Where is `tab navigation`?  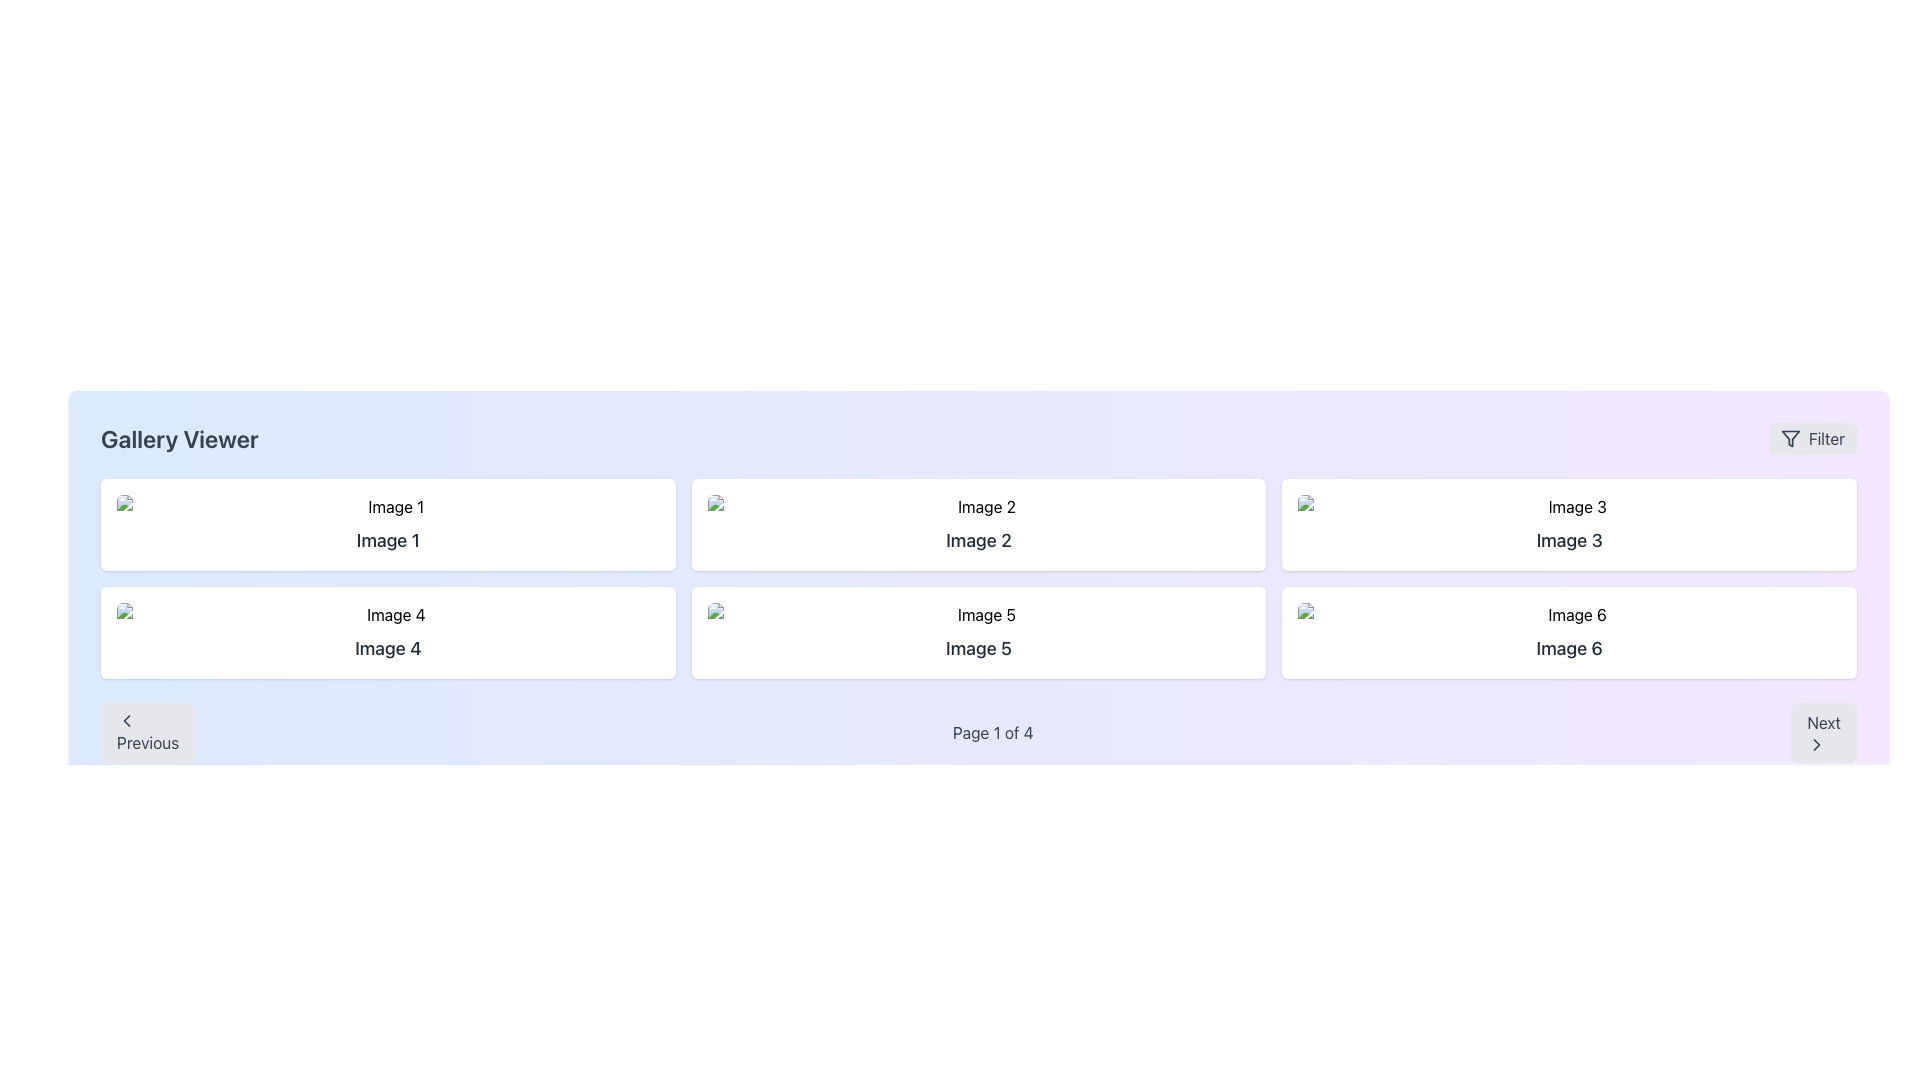
tab navigation is located at coordinates (979, 613).